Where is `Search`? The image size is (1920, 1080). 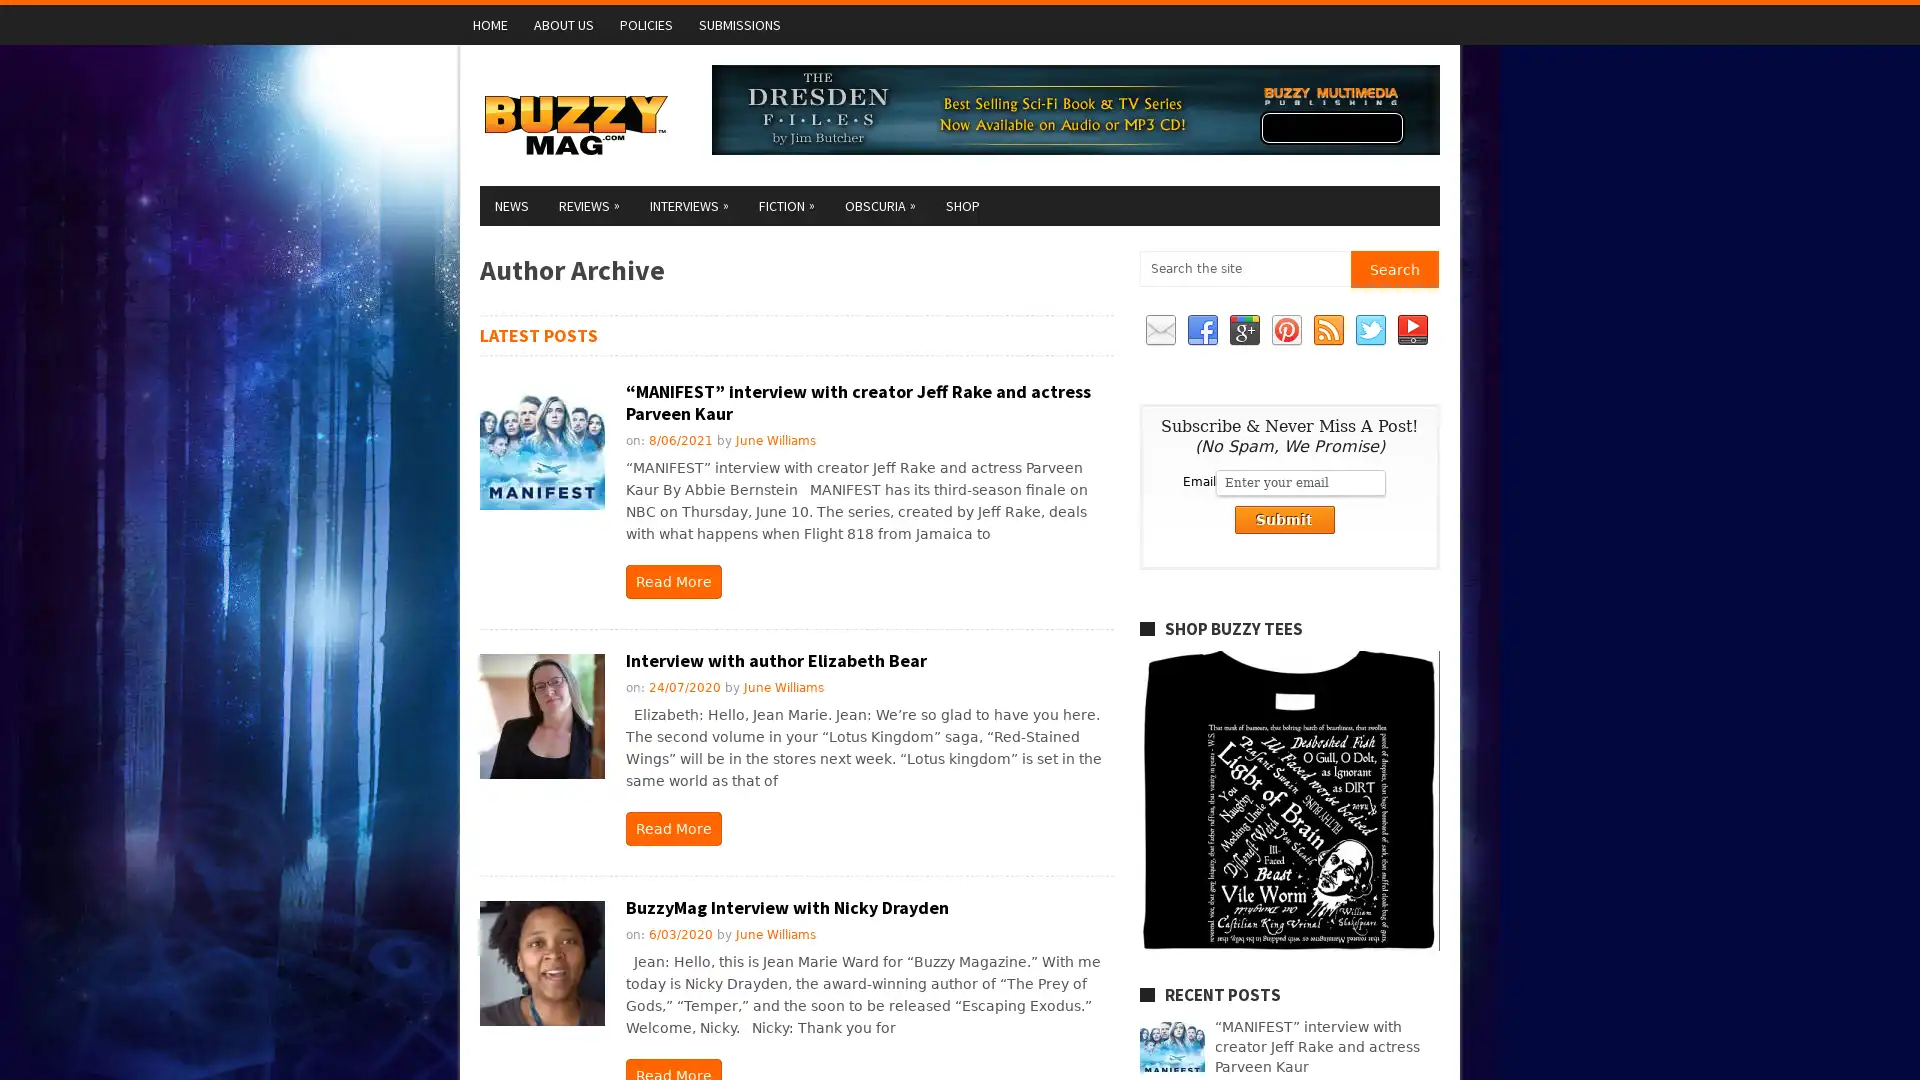
Search is located at coordinates (1393, 268).